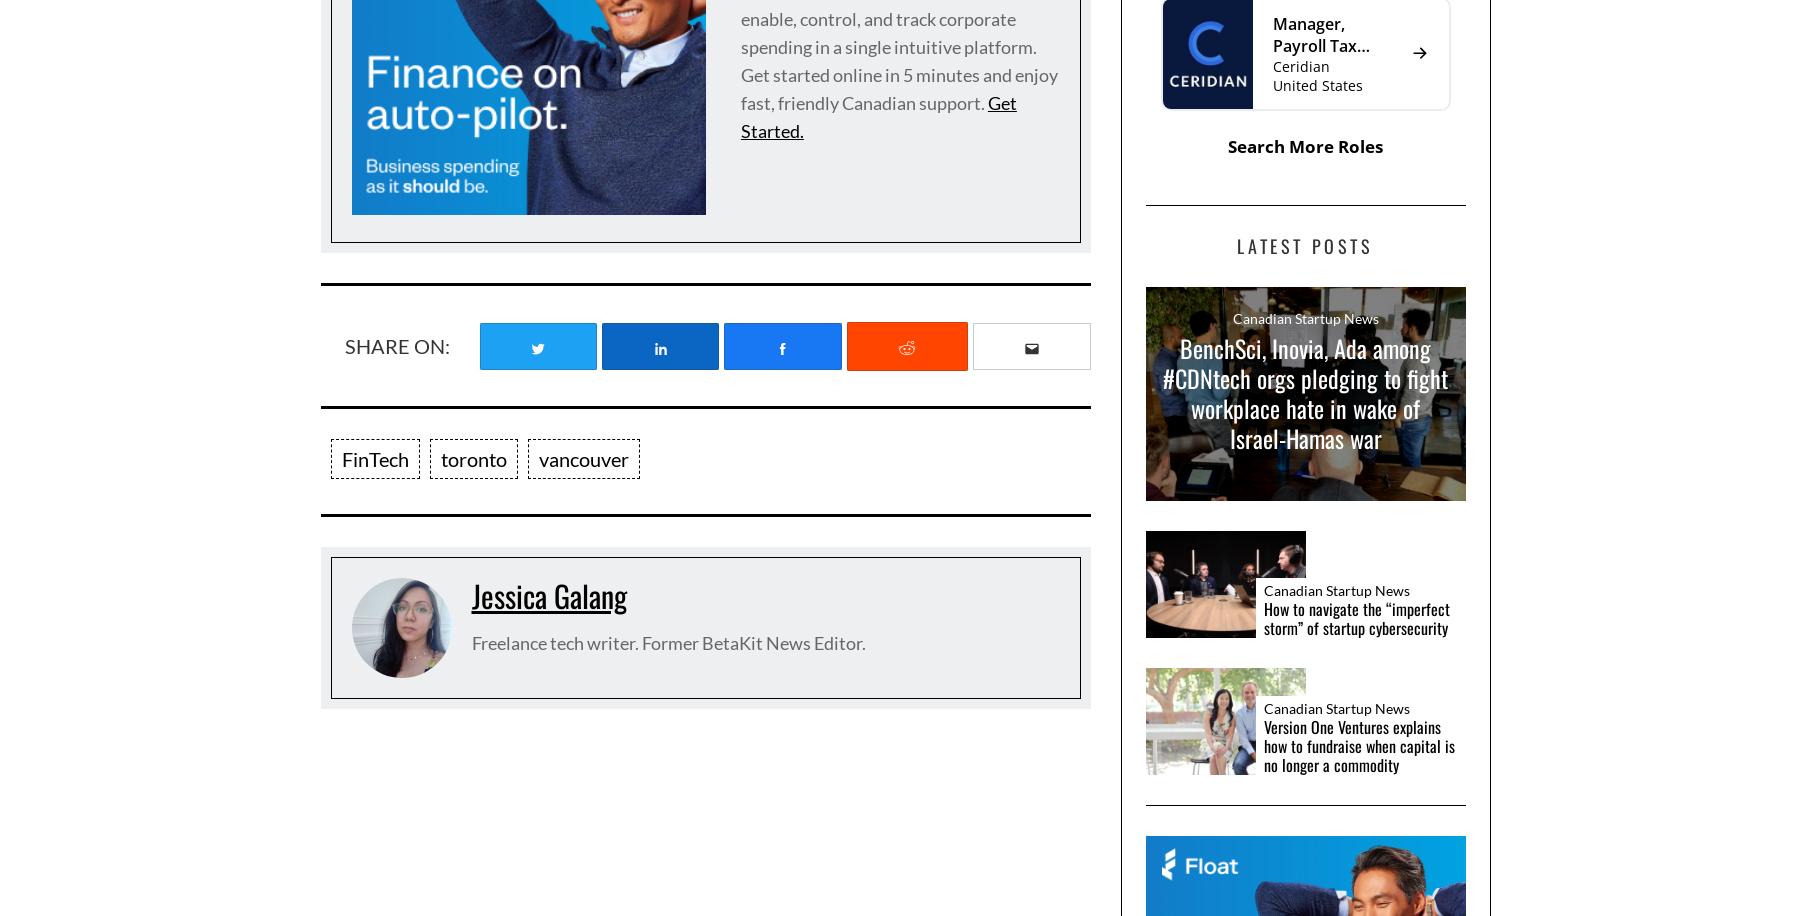 Image resolution: width=1811 pixels, height=916 pixels. What do you see at coordinates (1300, 64) in the screenshot?
I see `'Ceridian'` at bounding box center [1300, 64].